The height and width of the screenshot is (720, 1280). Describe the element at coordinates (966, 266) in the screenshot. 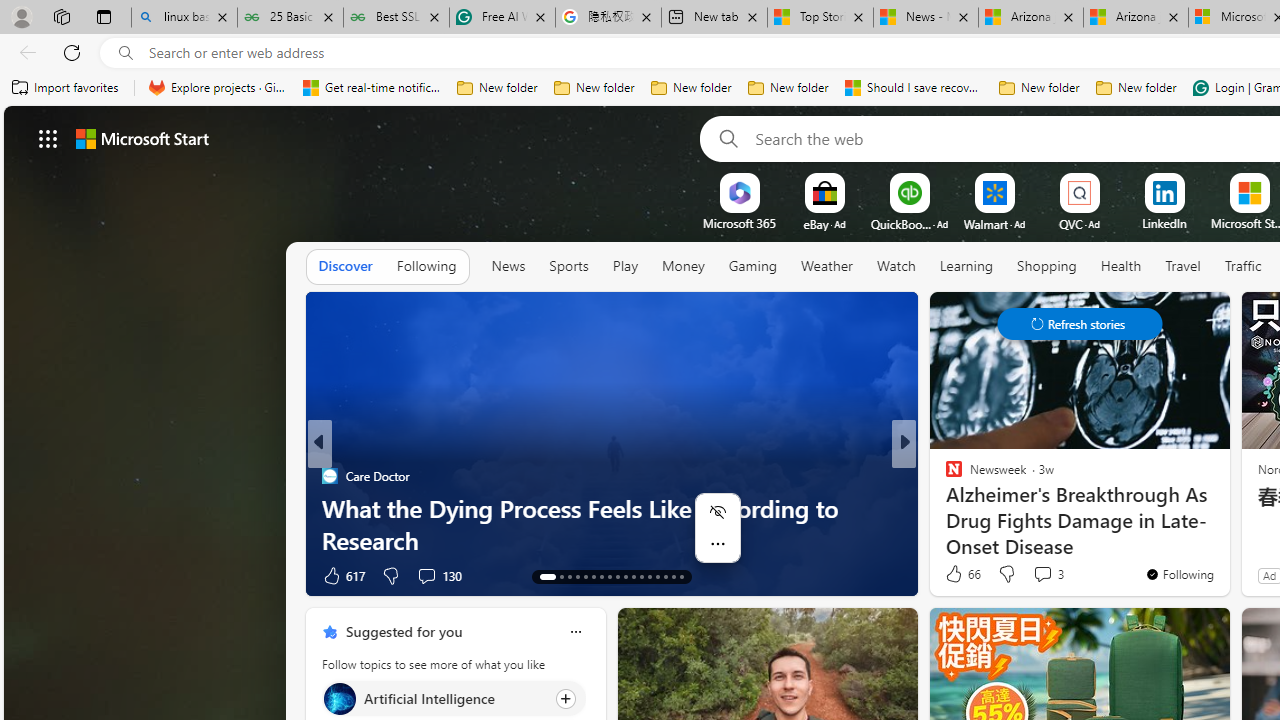

I see `'Learning'` at that location.